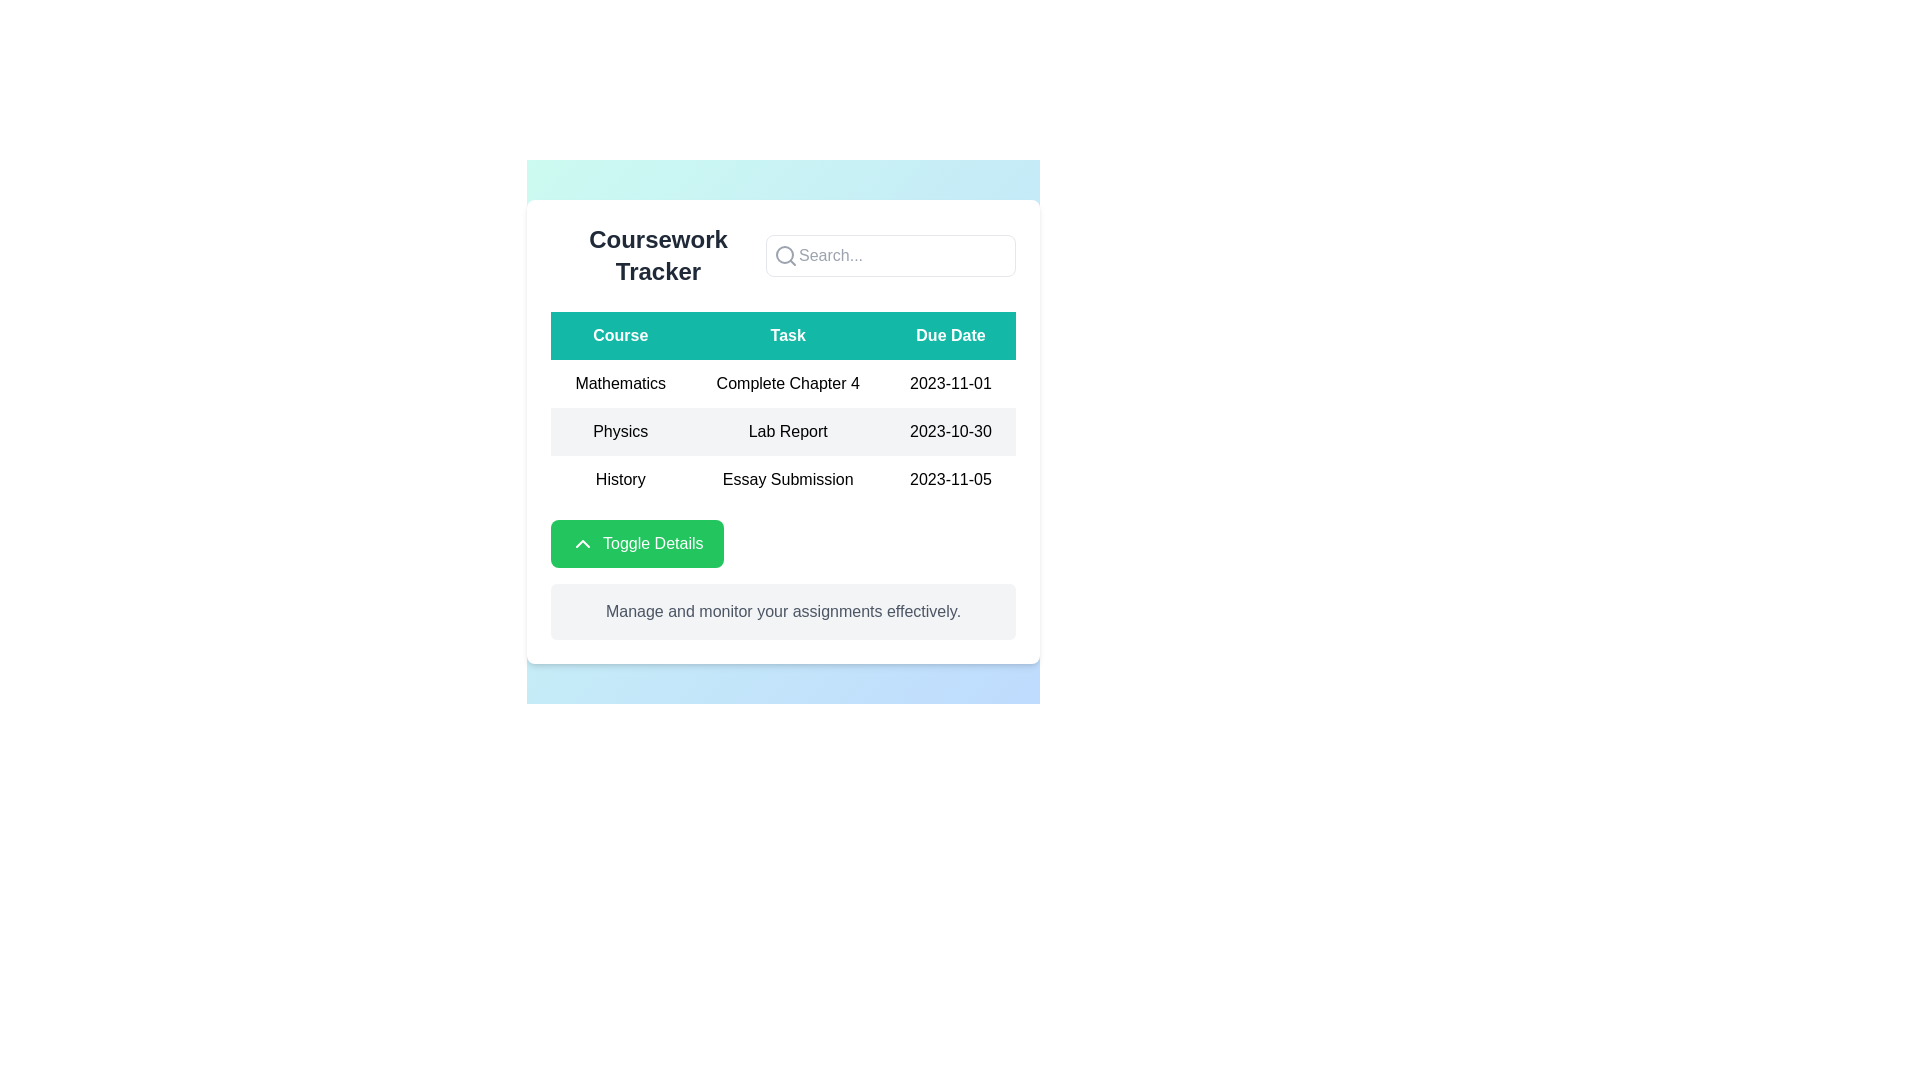 The image size is (1920, 1080). I want to click on contents of the Text label that indicates tasks associated with courses, located in the second column of the table header, so click(787, 334).